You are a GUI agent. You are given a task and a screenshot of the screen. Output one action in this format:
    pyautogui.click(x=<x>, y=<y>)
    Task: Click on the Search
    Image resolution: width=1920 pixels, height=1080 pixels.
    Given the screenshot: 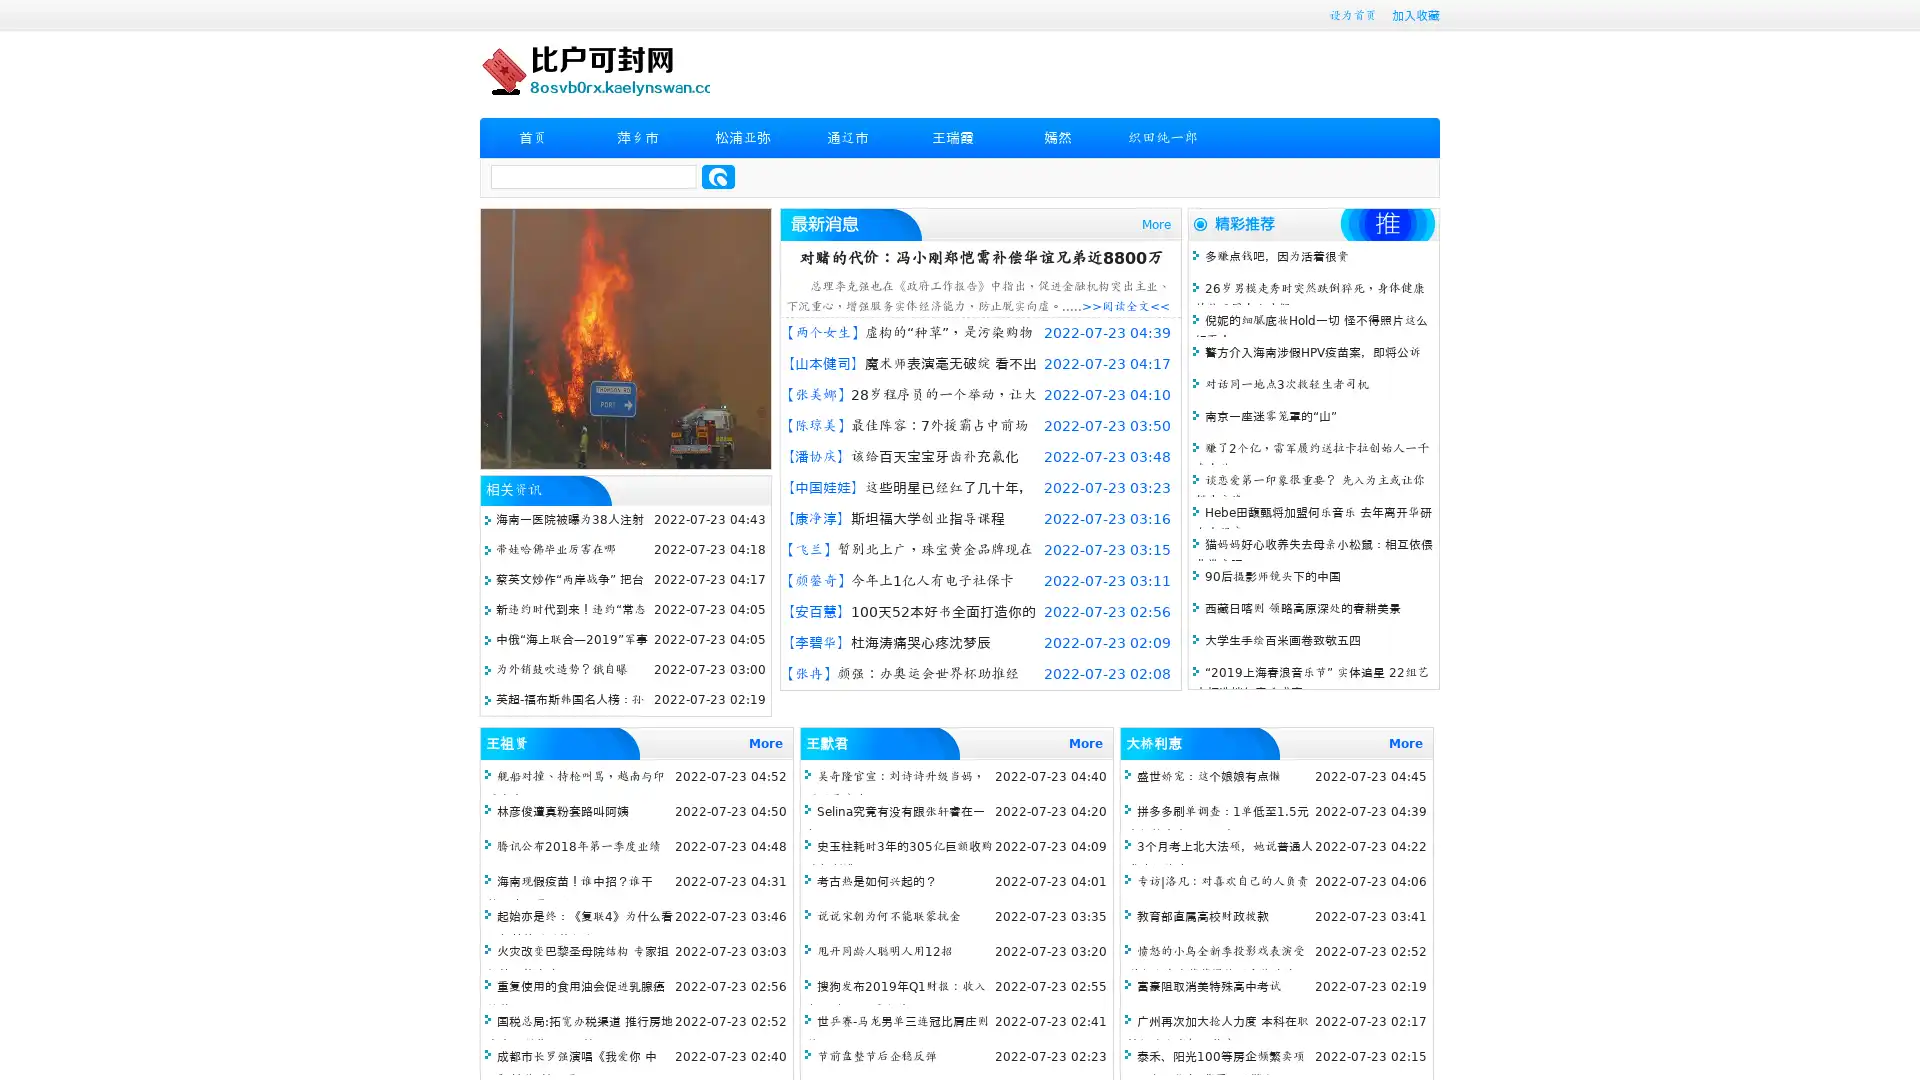 What is the action you would take?
    pyautogui.click(x=718, y=176)
    